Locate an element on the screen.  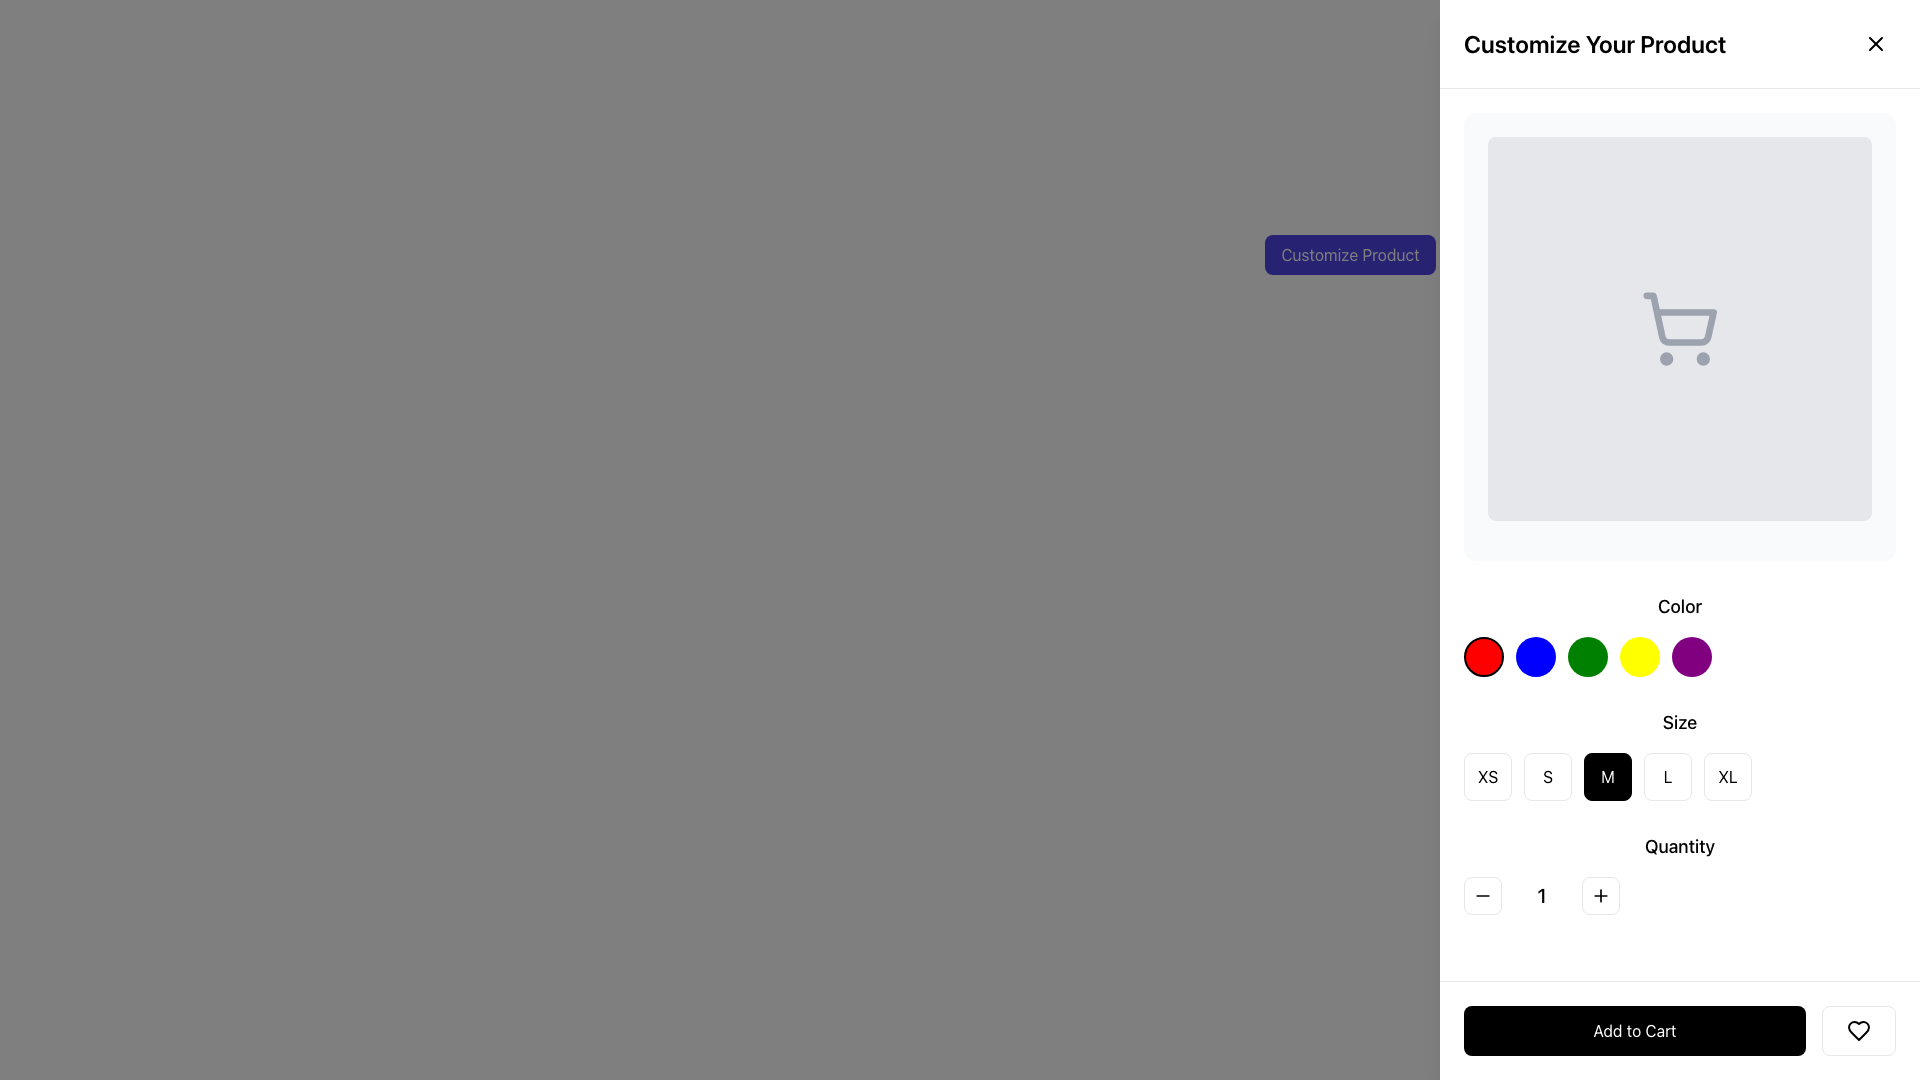
the 'Quantity' text label, which is a bold, medium-sized font element located at the top of the quantity selection controls in the product customization panel is located at coordinates (1680, 847).